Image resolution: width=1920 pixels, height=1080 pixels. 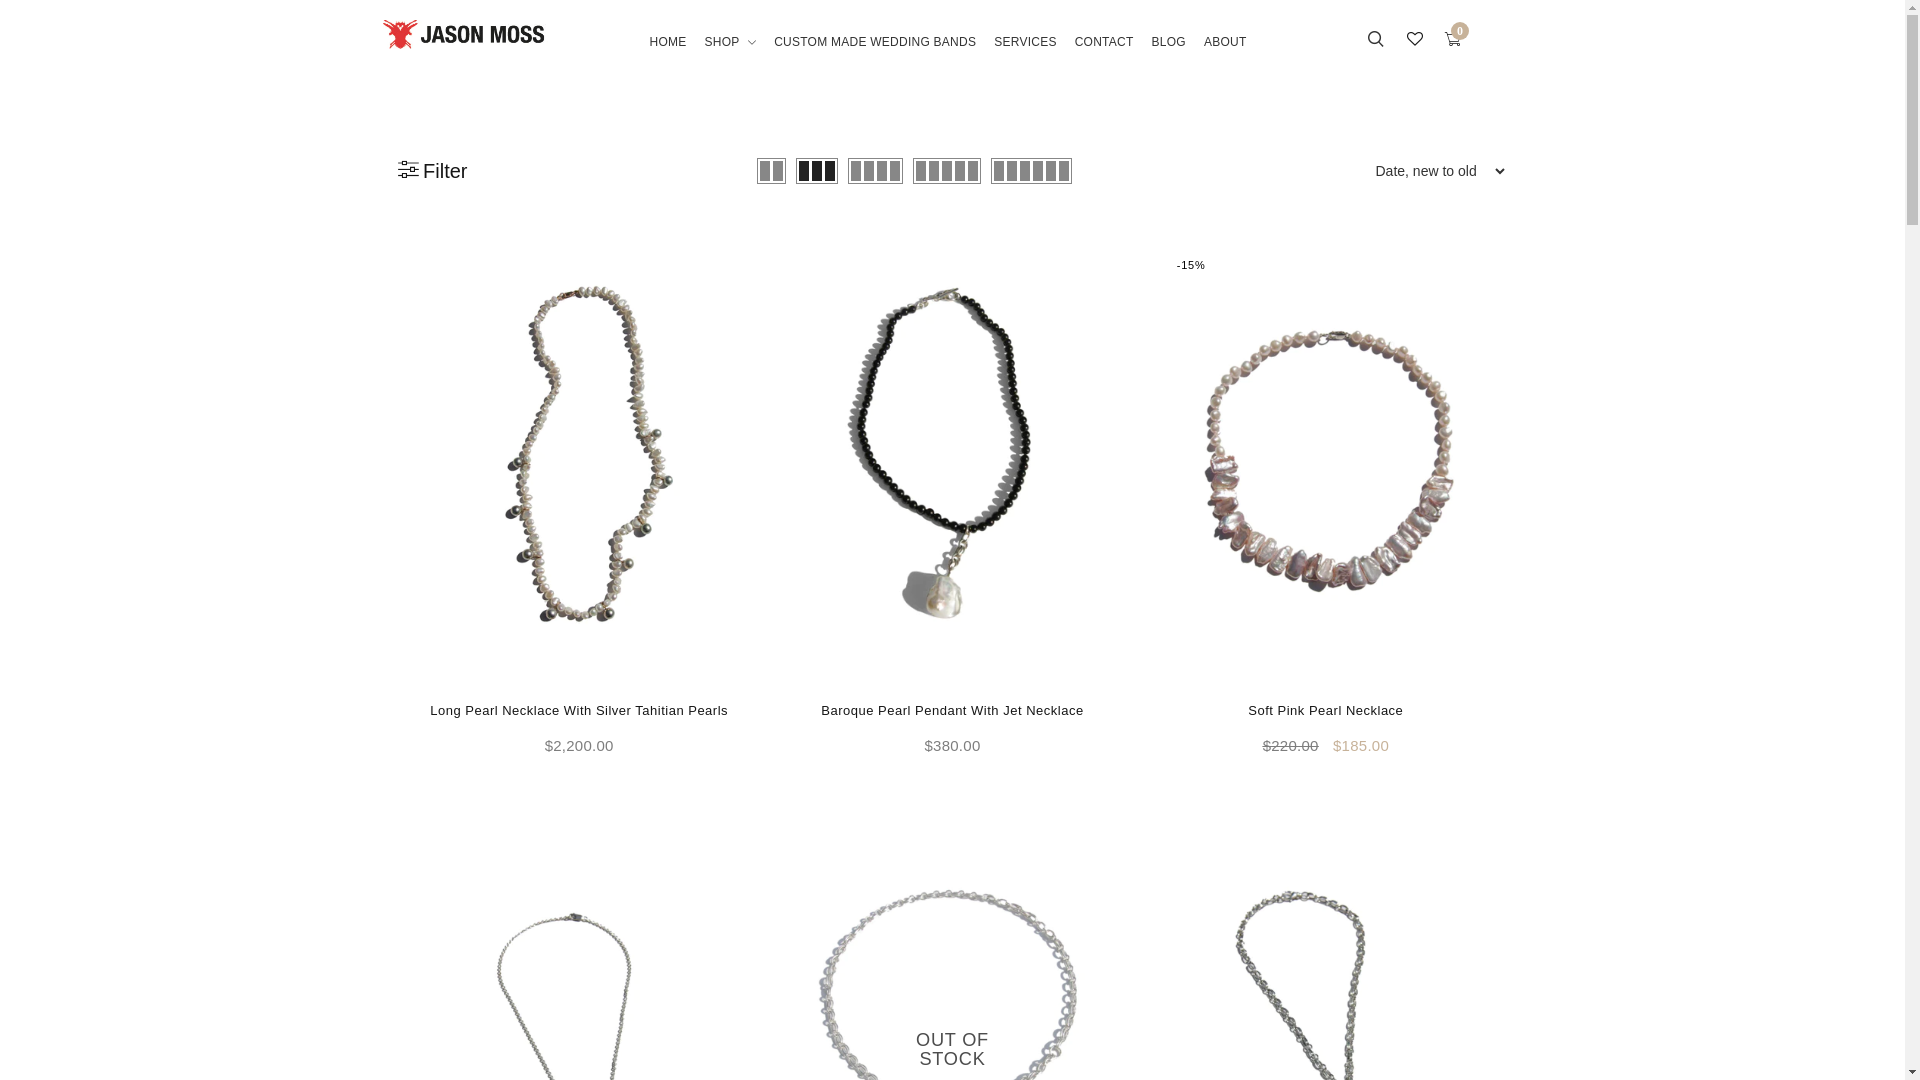 What do you see at coordinates (1325, 709) in the screenshot?
I see `'Soft Pink Pearl Necklace'` at bounding box center [1325, 709].